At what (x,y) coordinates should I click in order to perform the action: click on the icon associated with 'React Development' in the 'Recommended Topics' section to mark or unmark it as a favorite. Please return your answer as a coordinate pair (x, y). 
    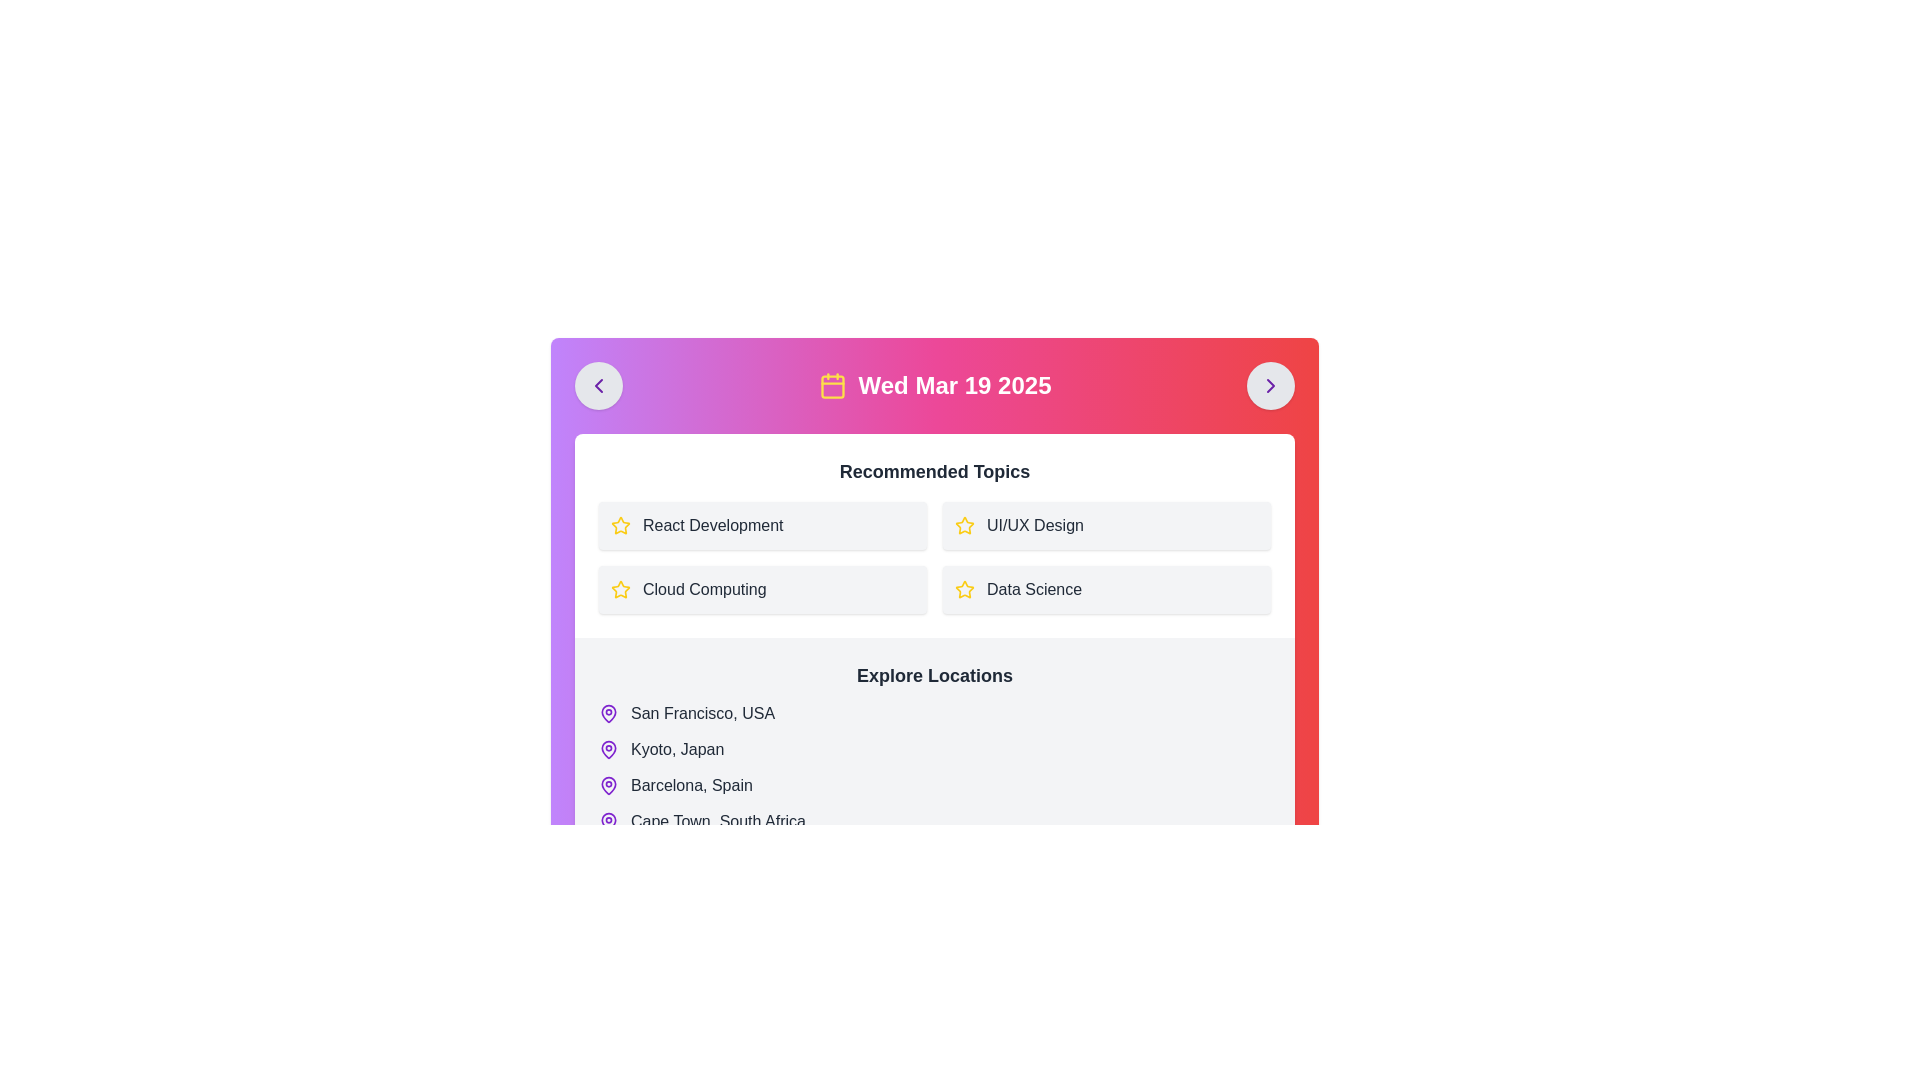
    Looking at the image, I should click on (964, 588).